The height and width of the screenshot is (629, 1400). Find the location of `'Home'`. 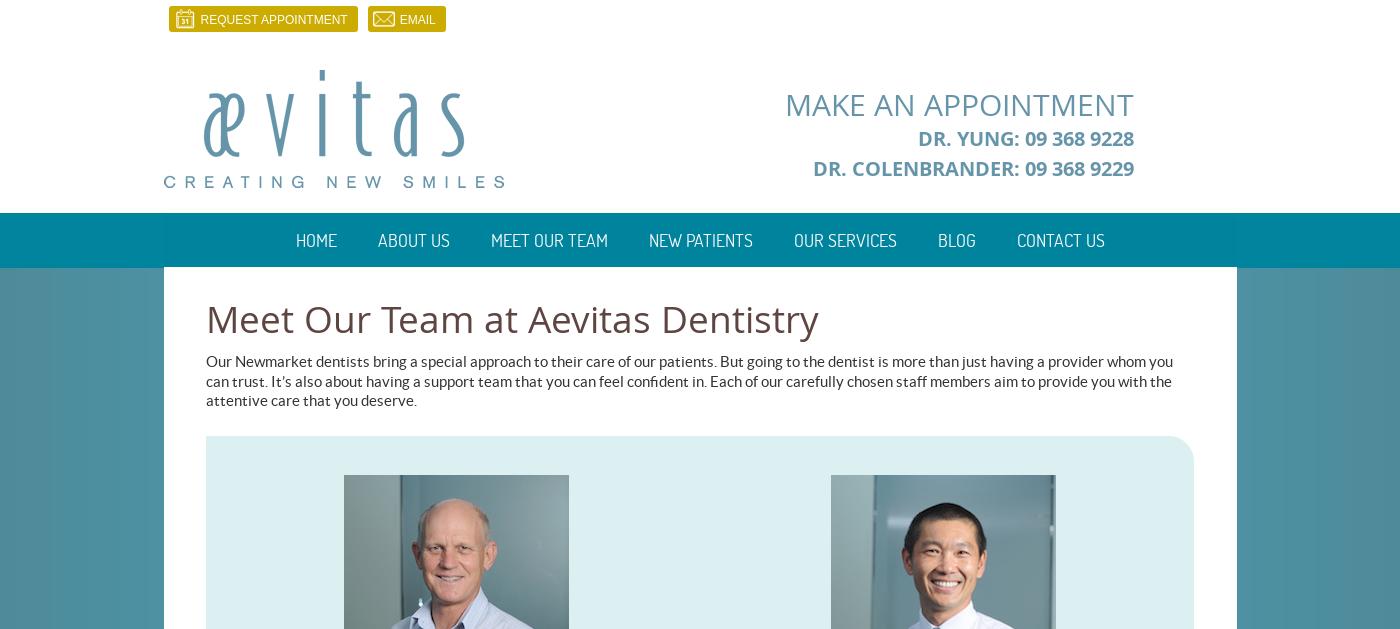

'Home' is located at coordinates (315, 240).